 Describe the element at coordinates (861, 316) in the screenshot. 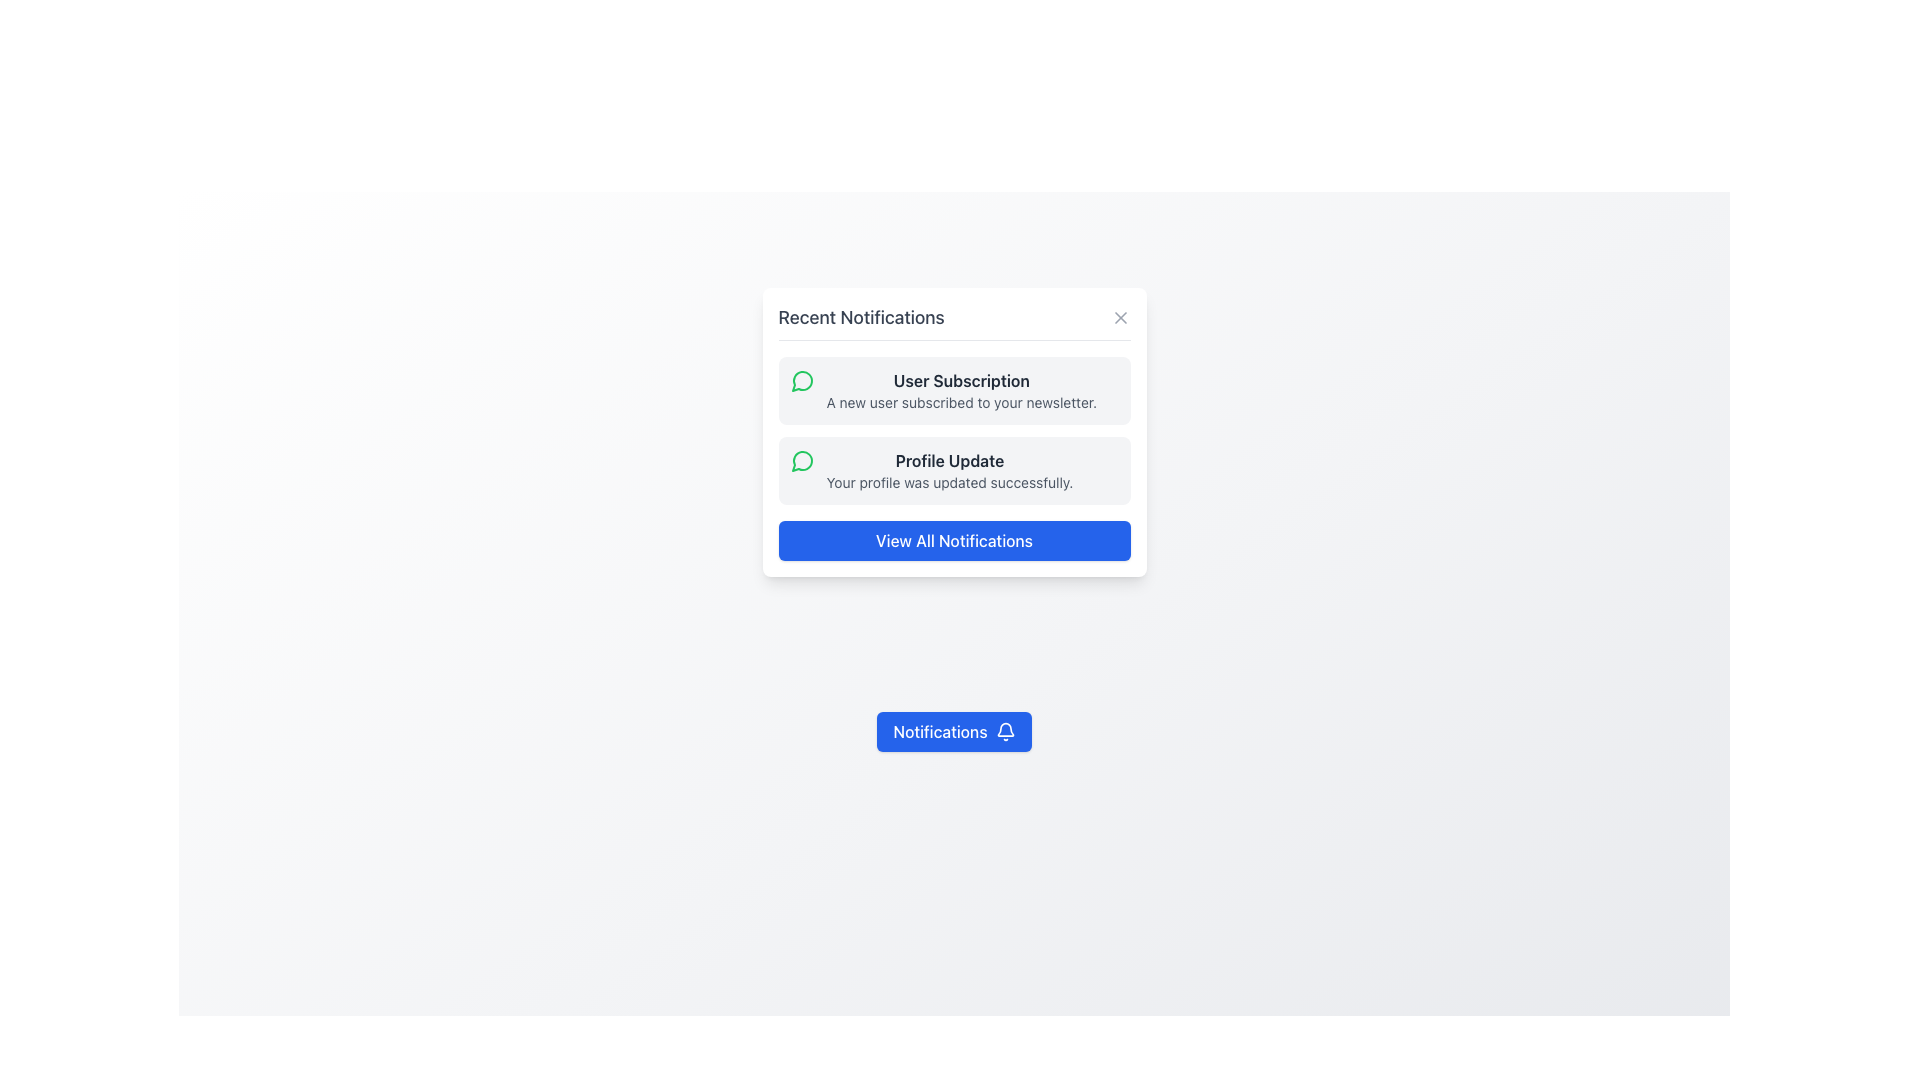

I see `text label 'Recent Notifications' displayed at the top-left of the notification panel` at that location.